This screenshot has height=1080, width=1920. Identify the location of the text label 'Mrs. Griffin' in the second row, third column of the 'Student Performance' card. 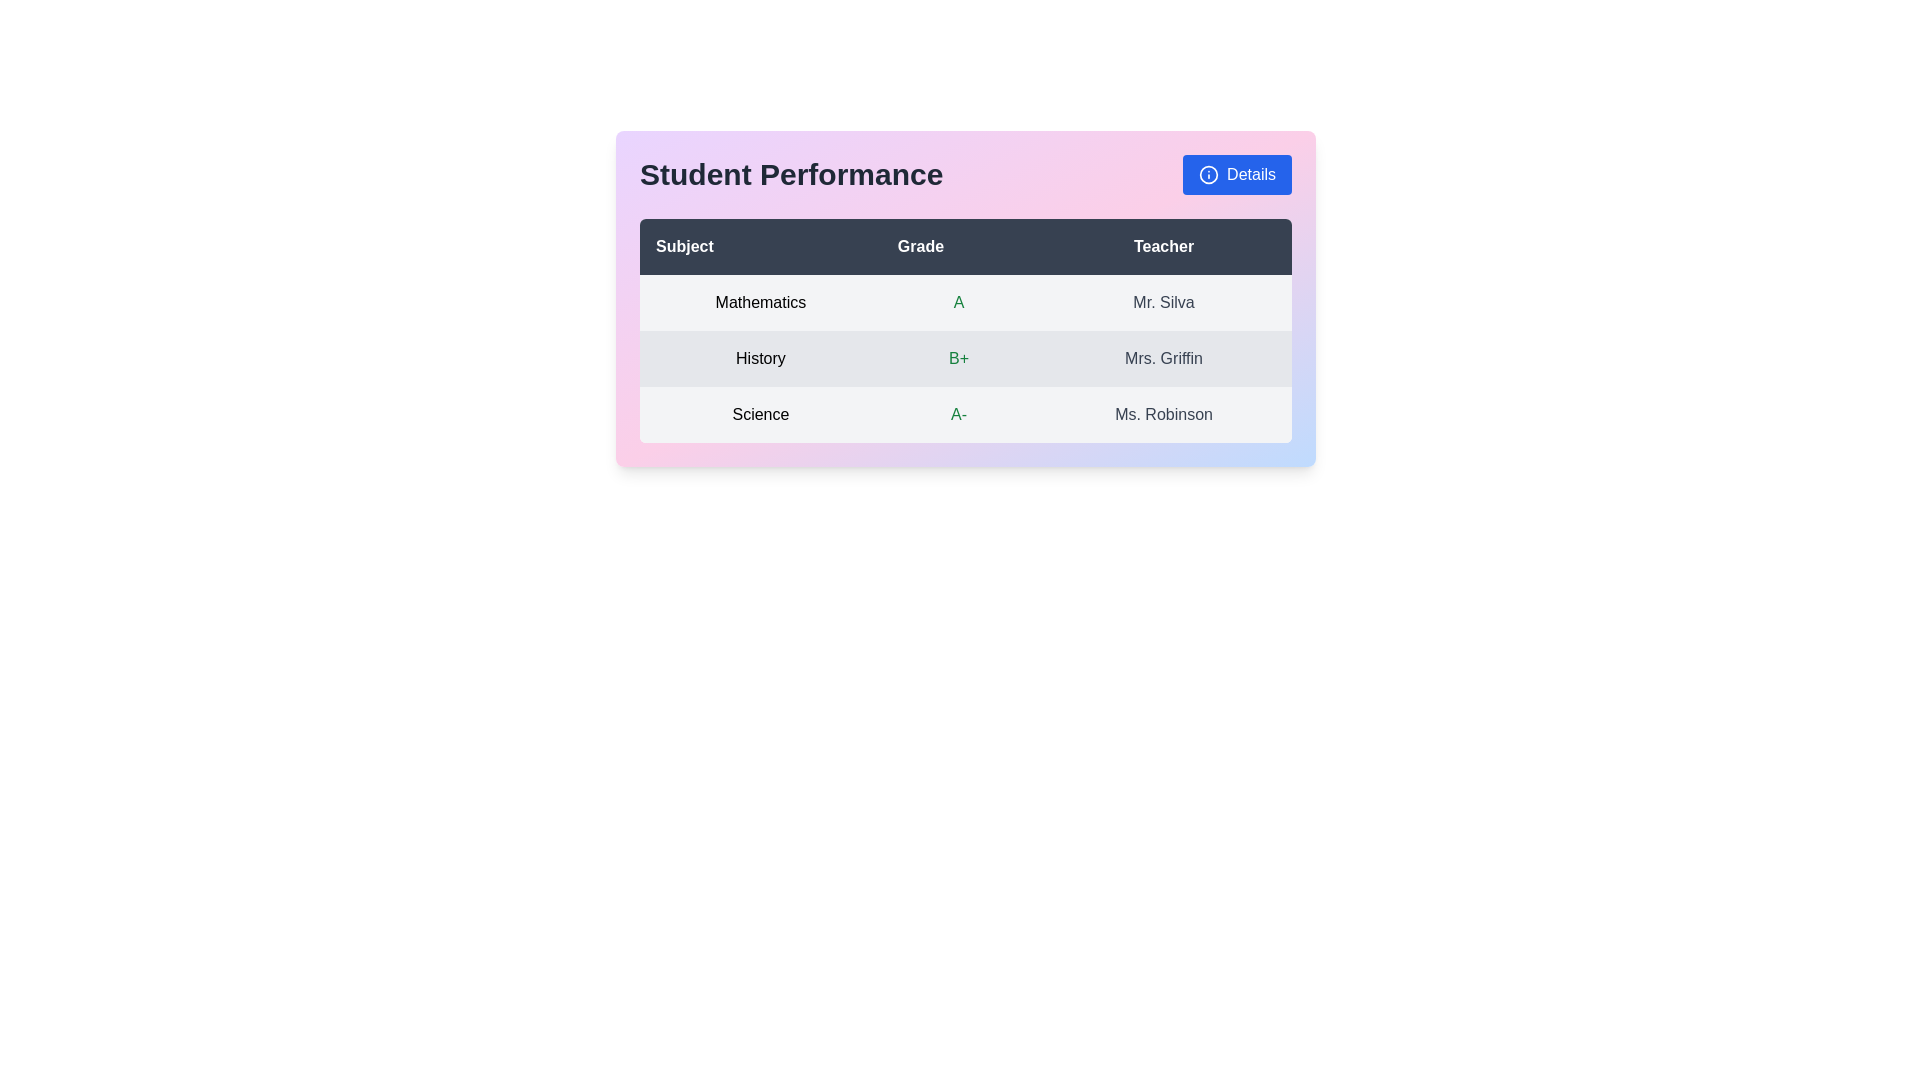
(1164, 357).